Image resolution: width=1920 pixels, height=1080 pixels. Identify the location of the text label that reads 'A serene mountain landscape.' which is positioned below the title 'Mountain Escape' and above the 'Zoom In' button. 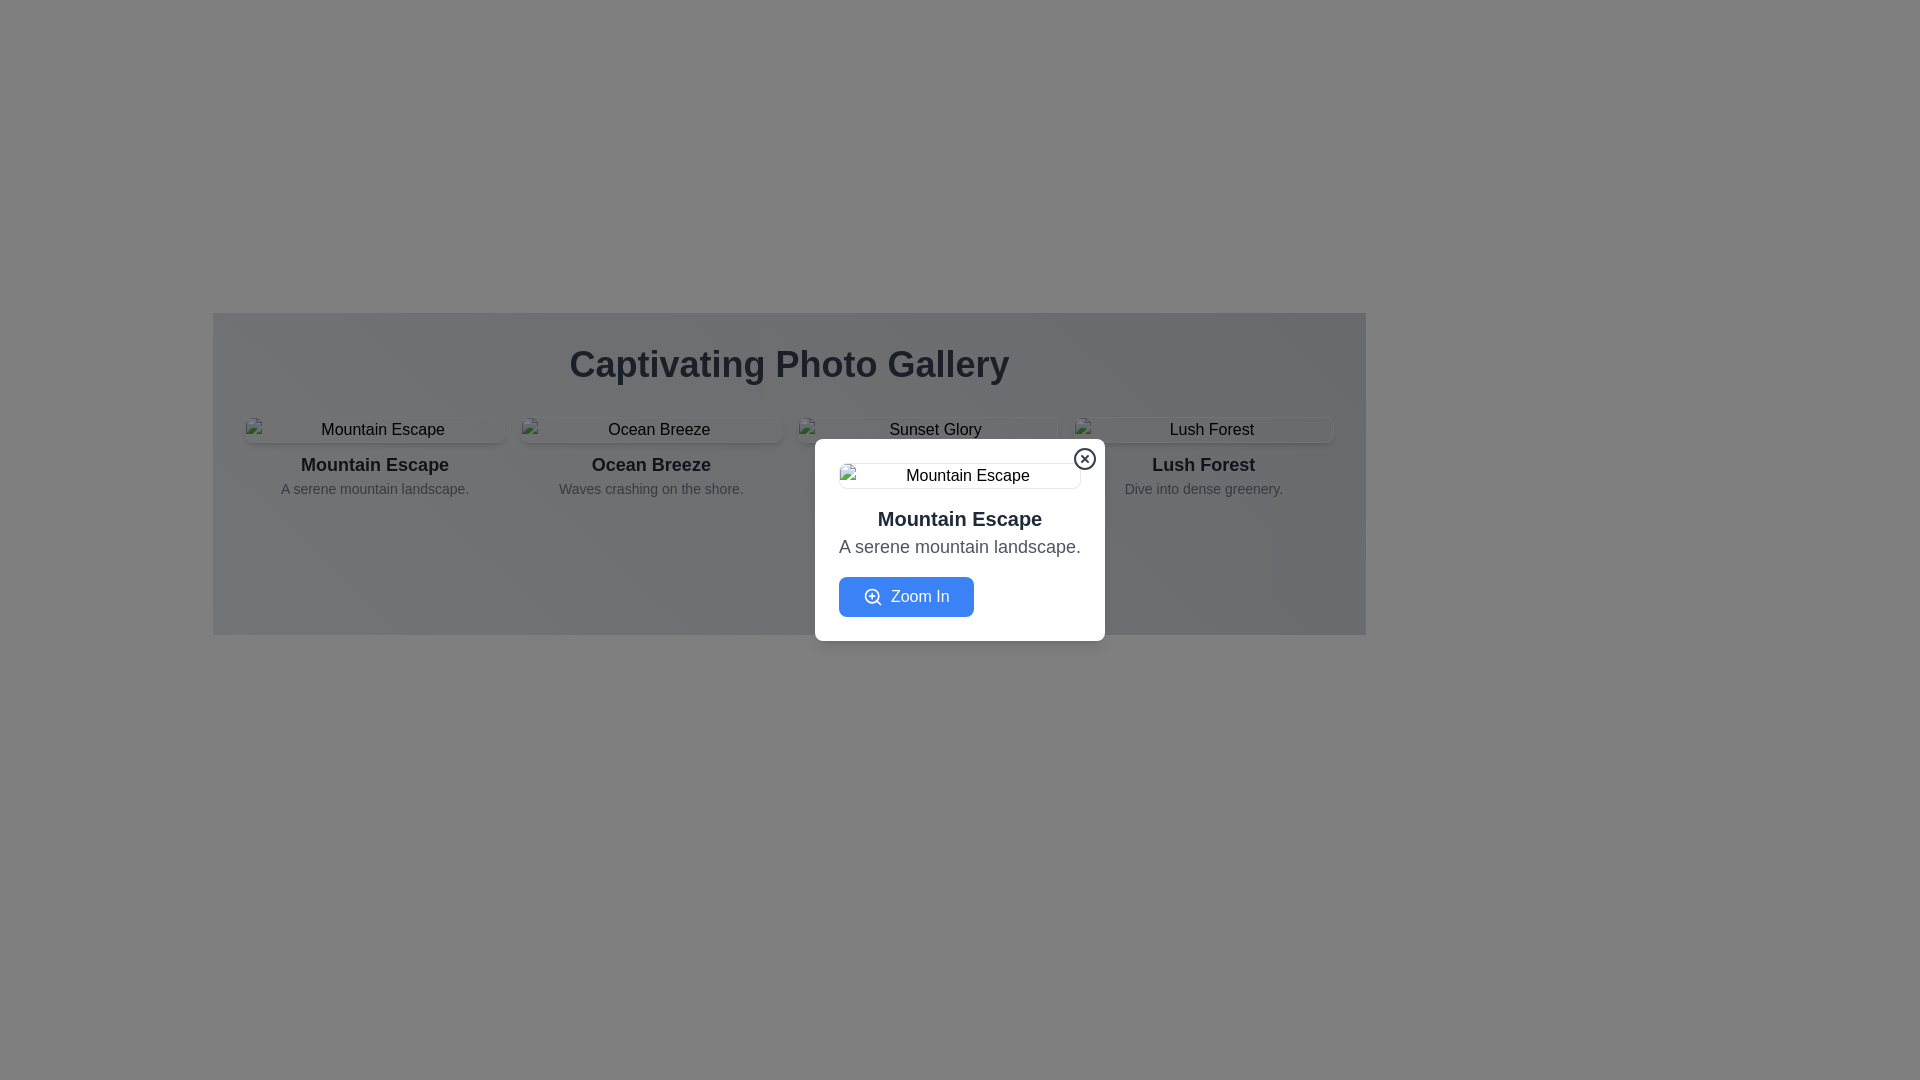
(960, 547).